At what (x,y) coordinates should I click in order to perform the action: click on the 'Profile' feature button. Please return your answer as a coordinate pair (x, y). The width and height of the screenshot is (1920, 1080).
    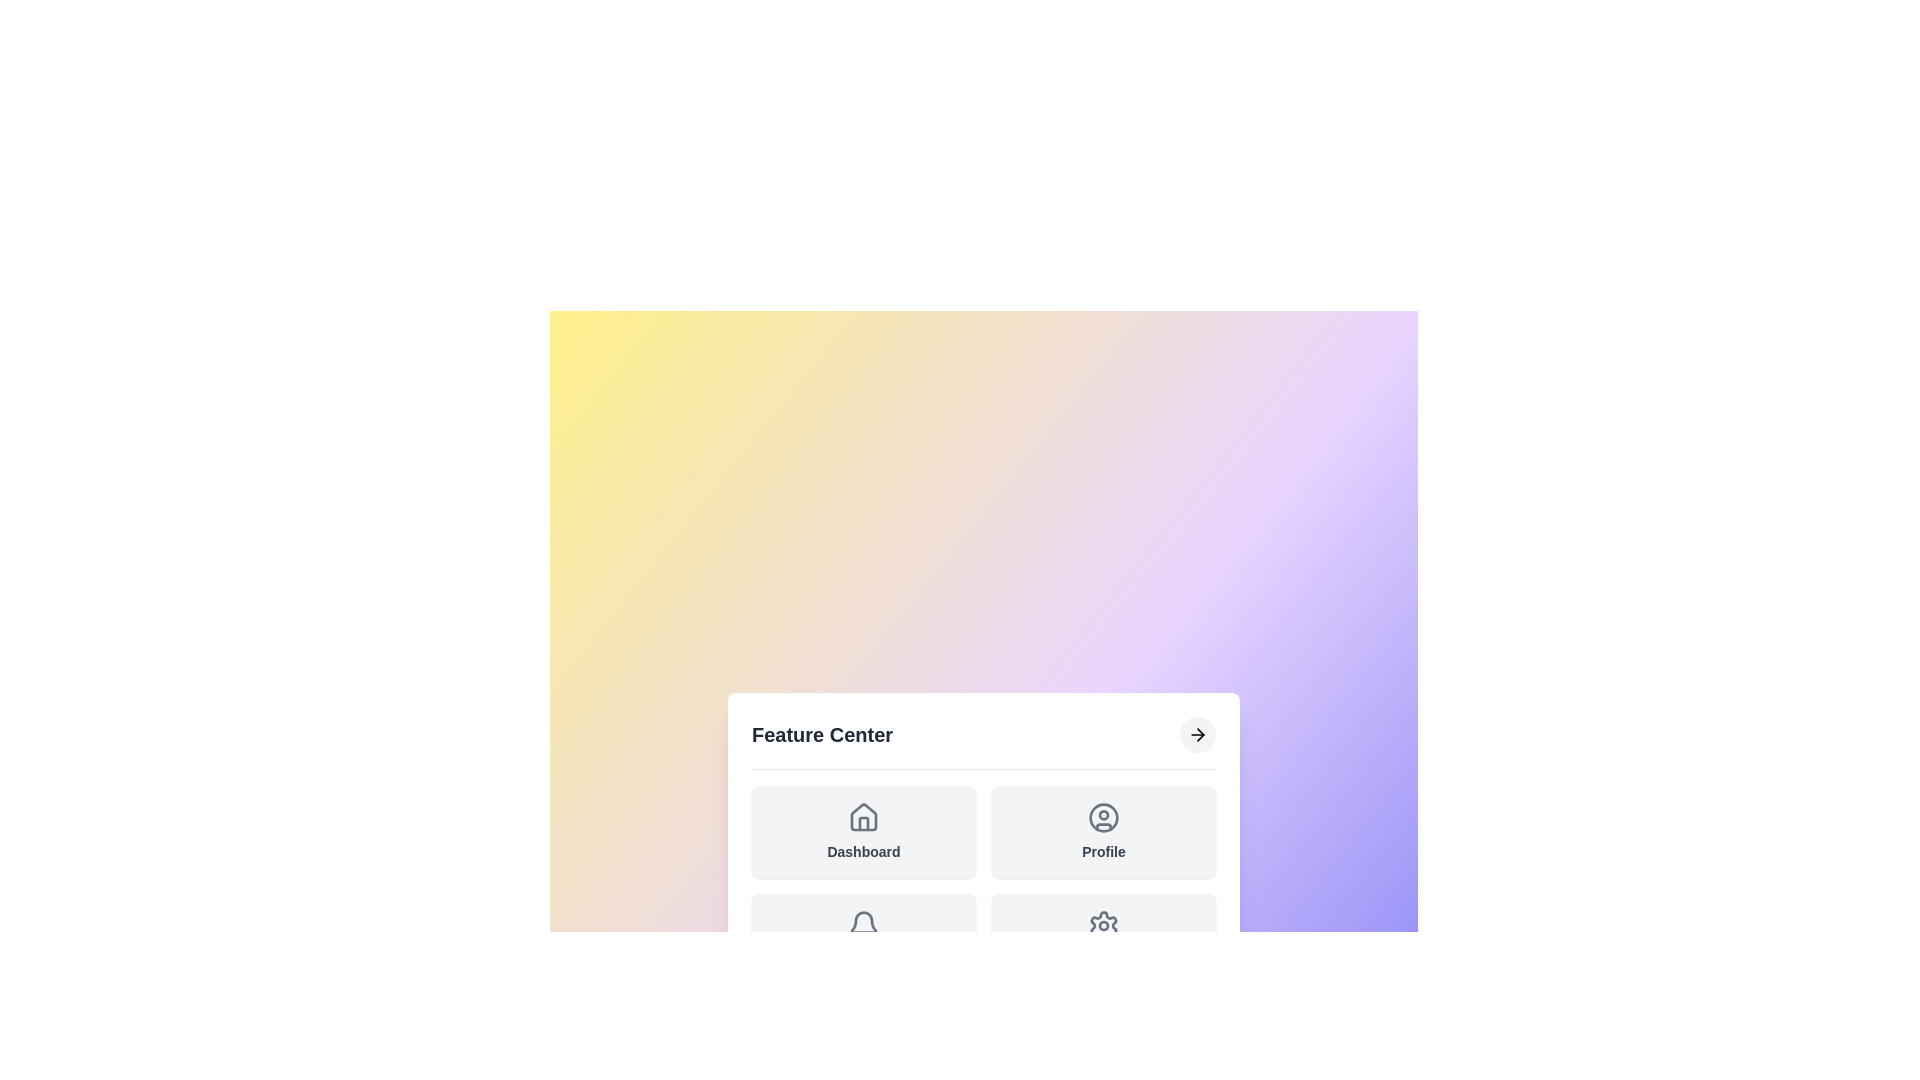
    Looking at the image, I should click on (1103, 831).